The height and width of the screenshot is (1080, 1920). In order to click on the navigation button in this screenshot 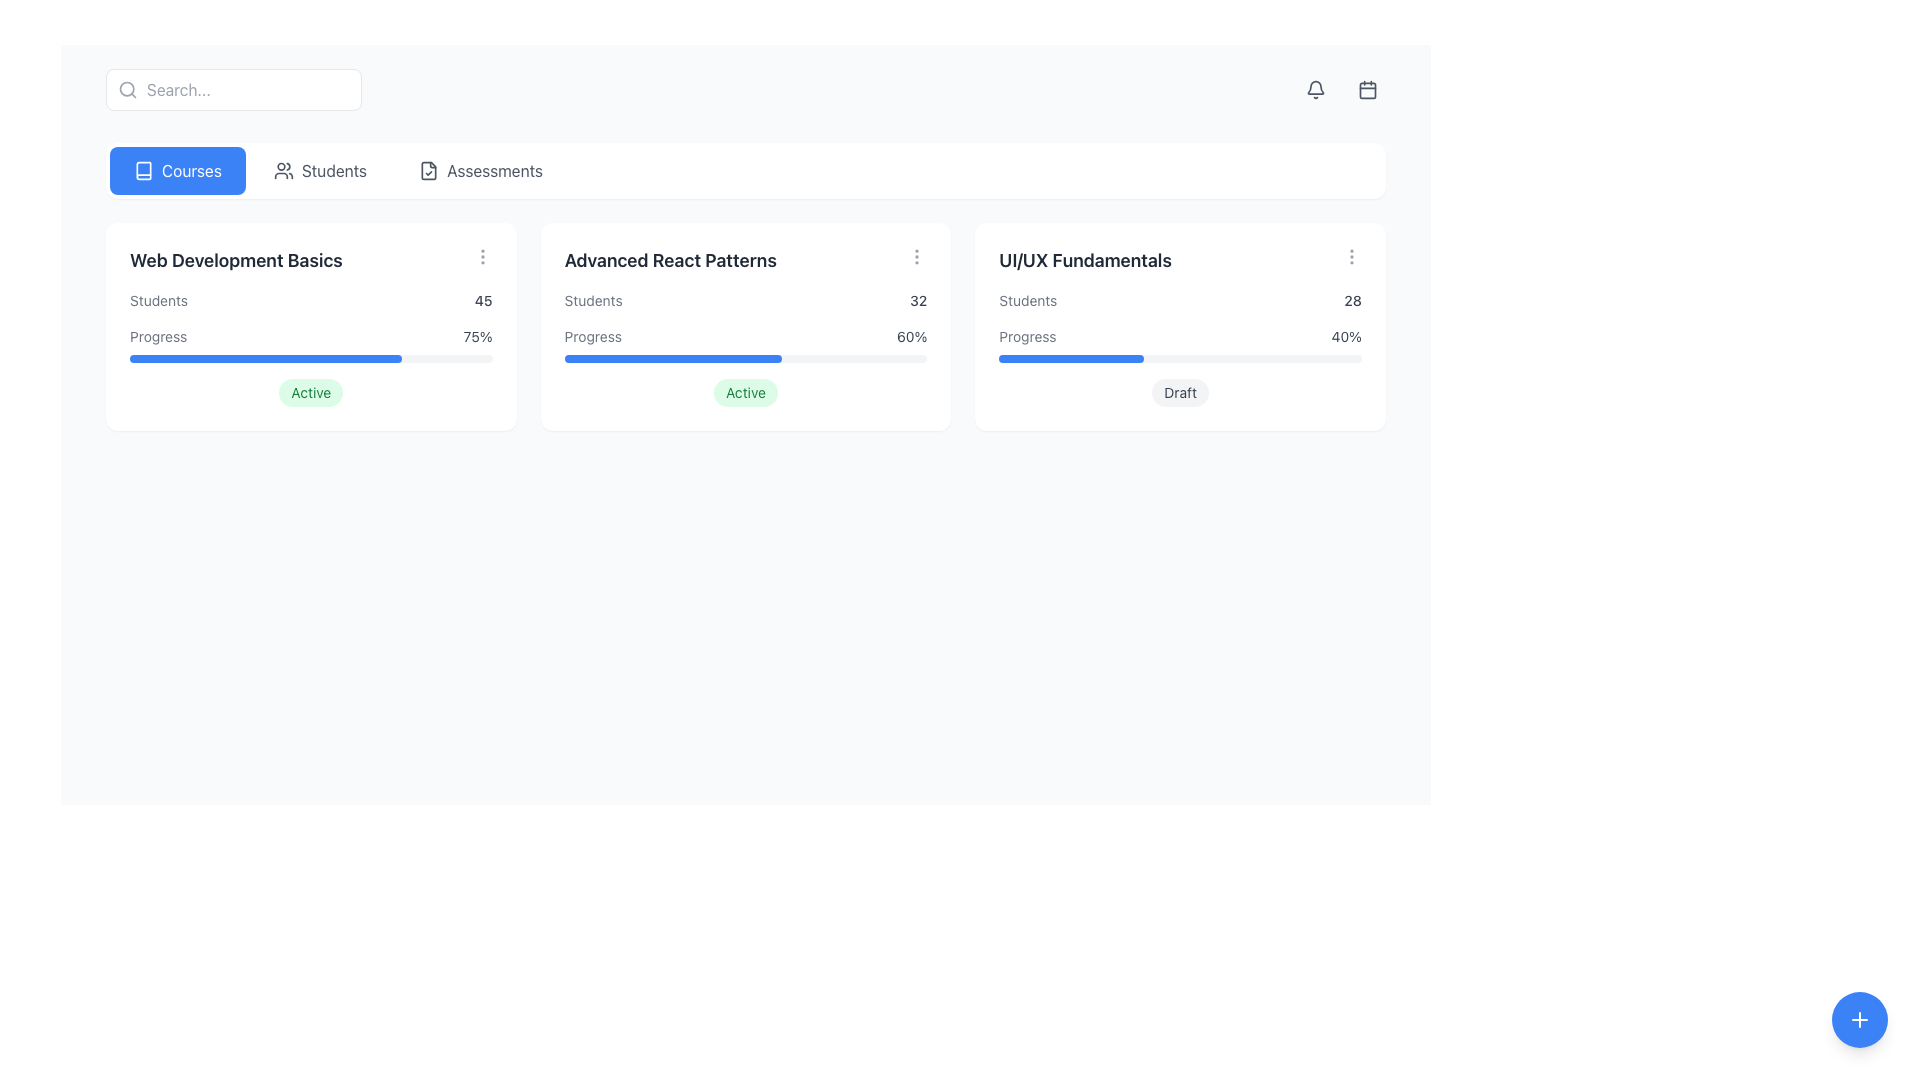, I will do `click(320, 169)`.